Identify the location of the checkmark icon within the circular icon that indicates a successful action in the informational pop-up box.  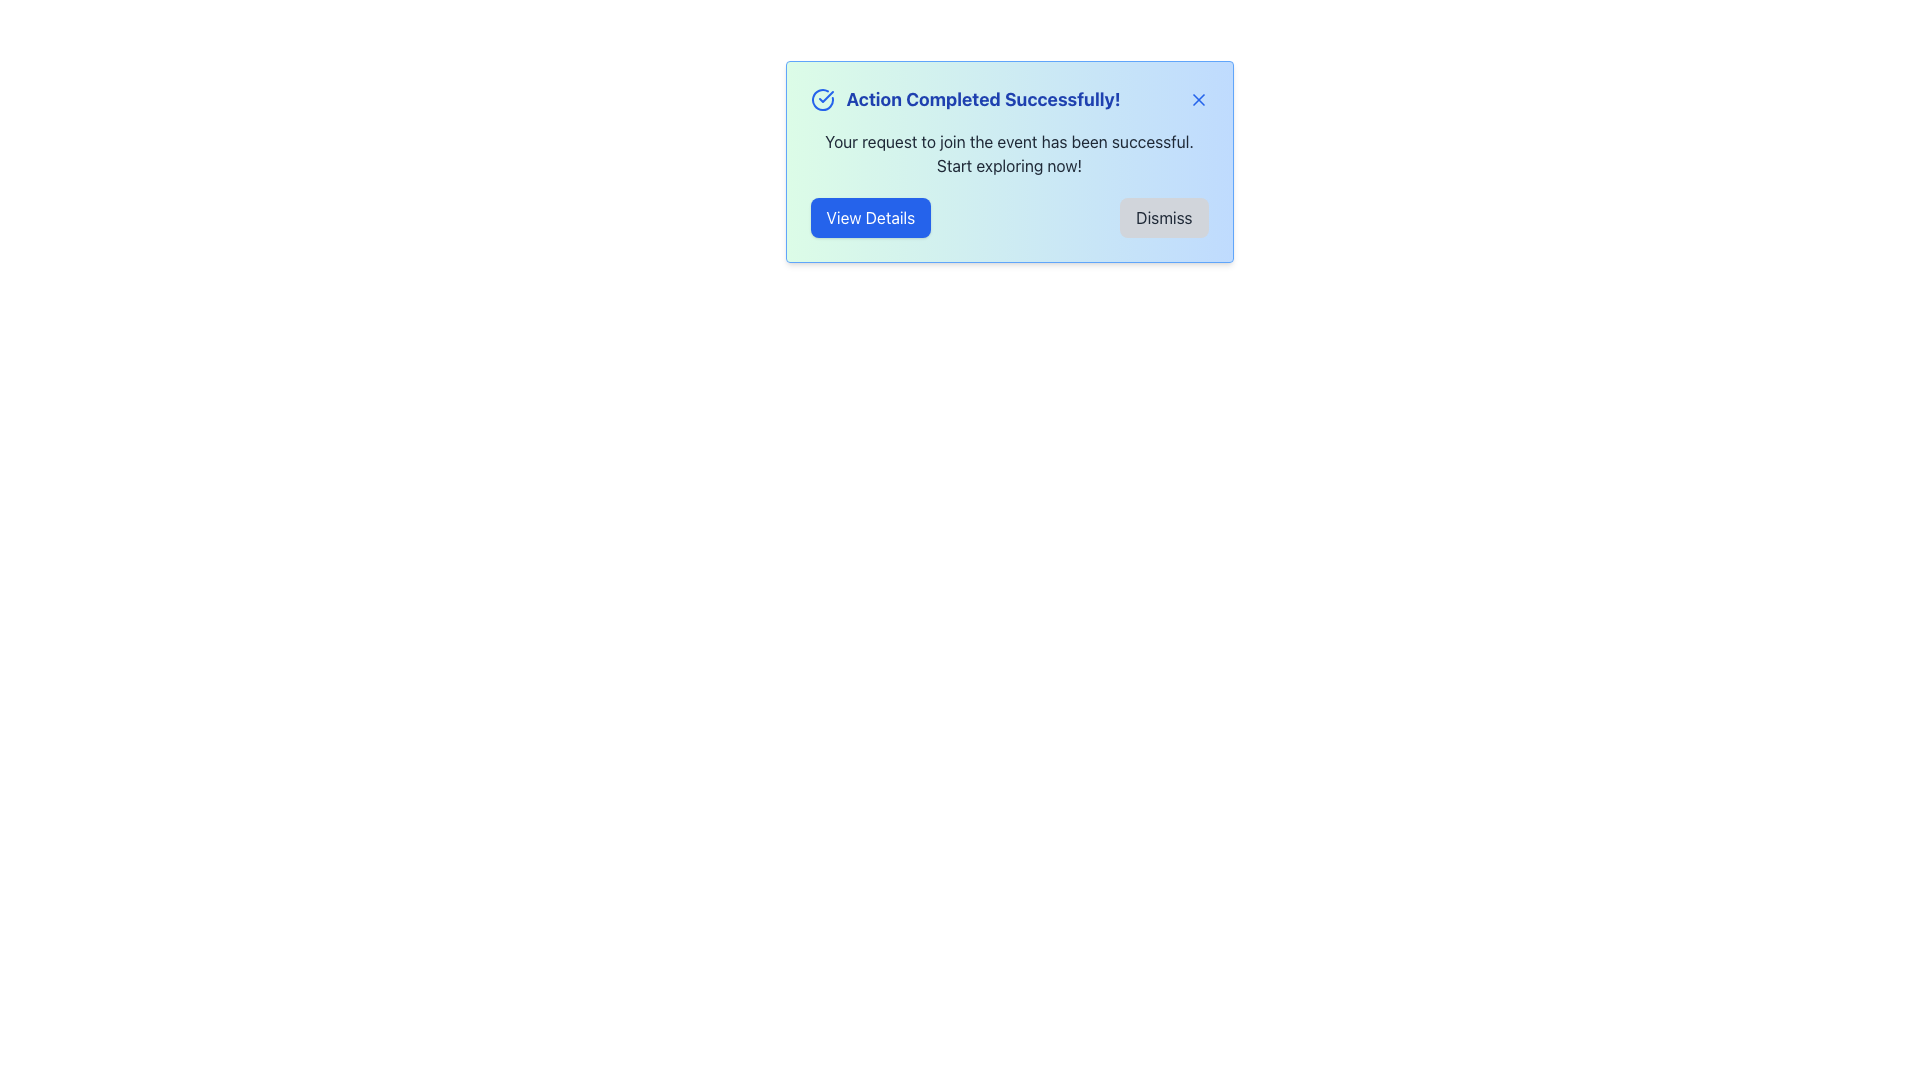
(825, 96).